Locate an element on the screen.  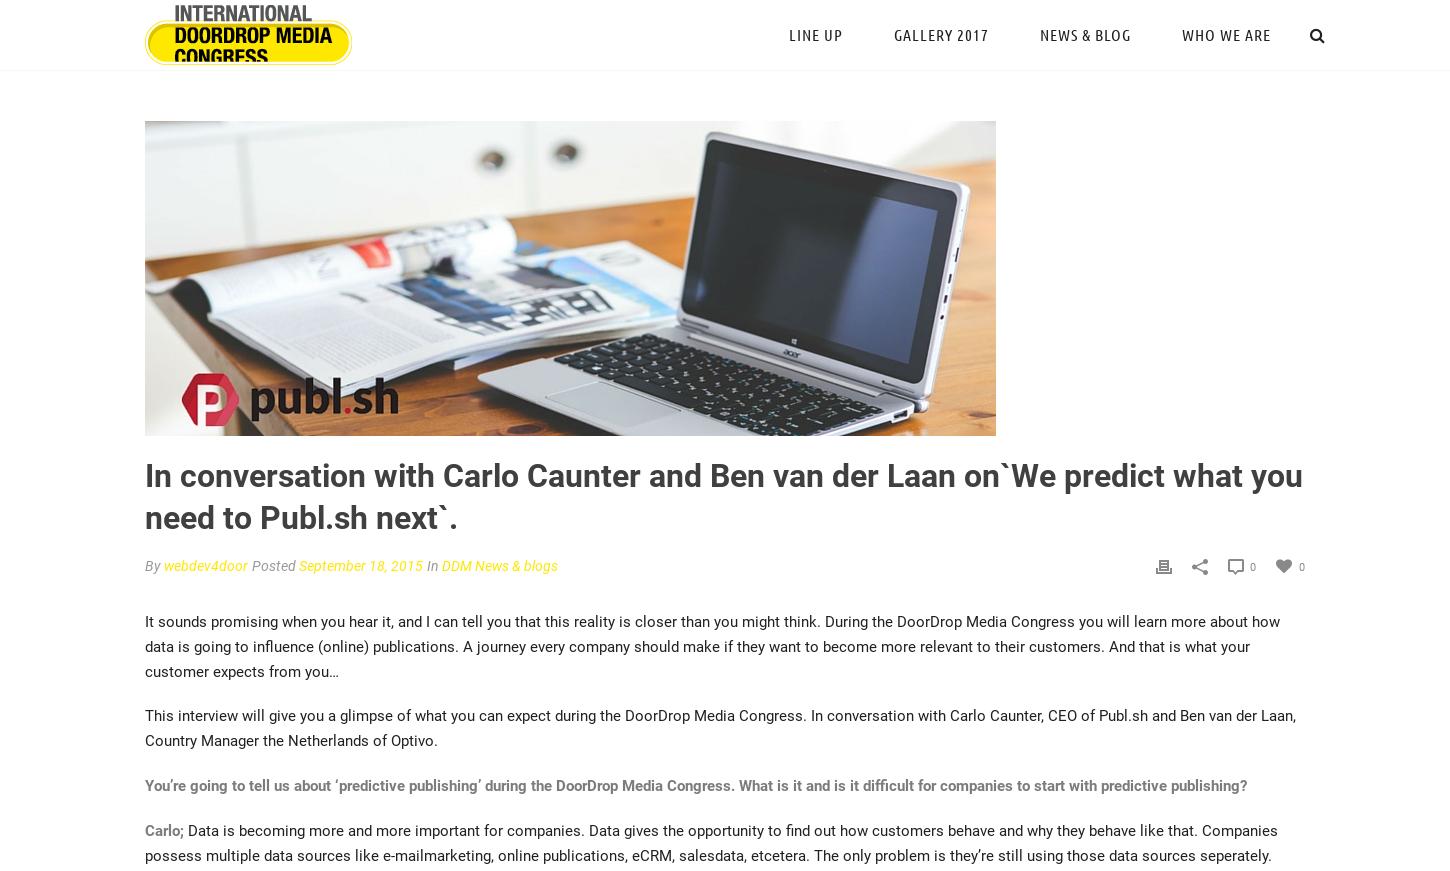
'Carlo;' is located at coordinates (144, 831).